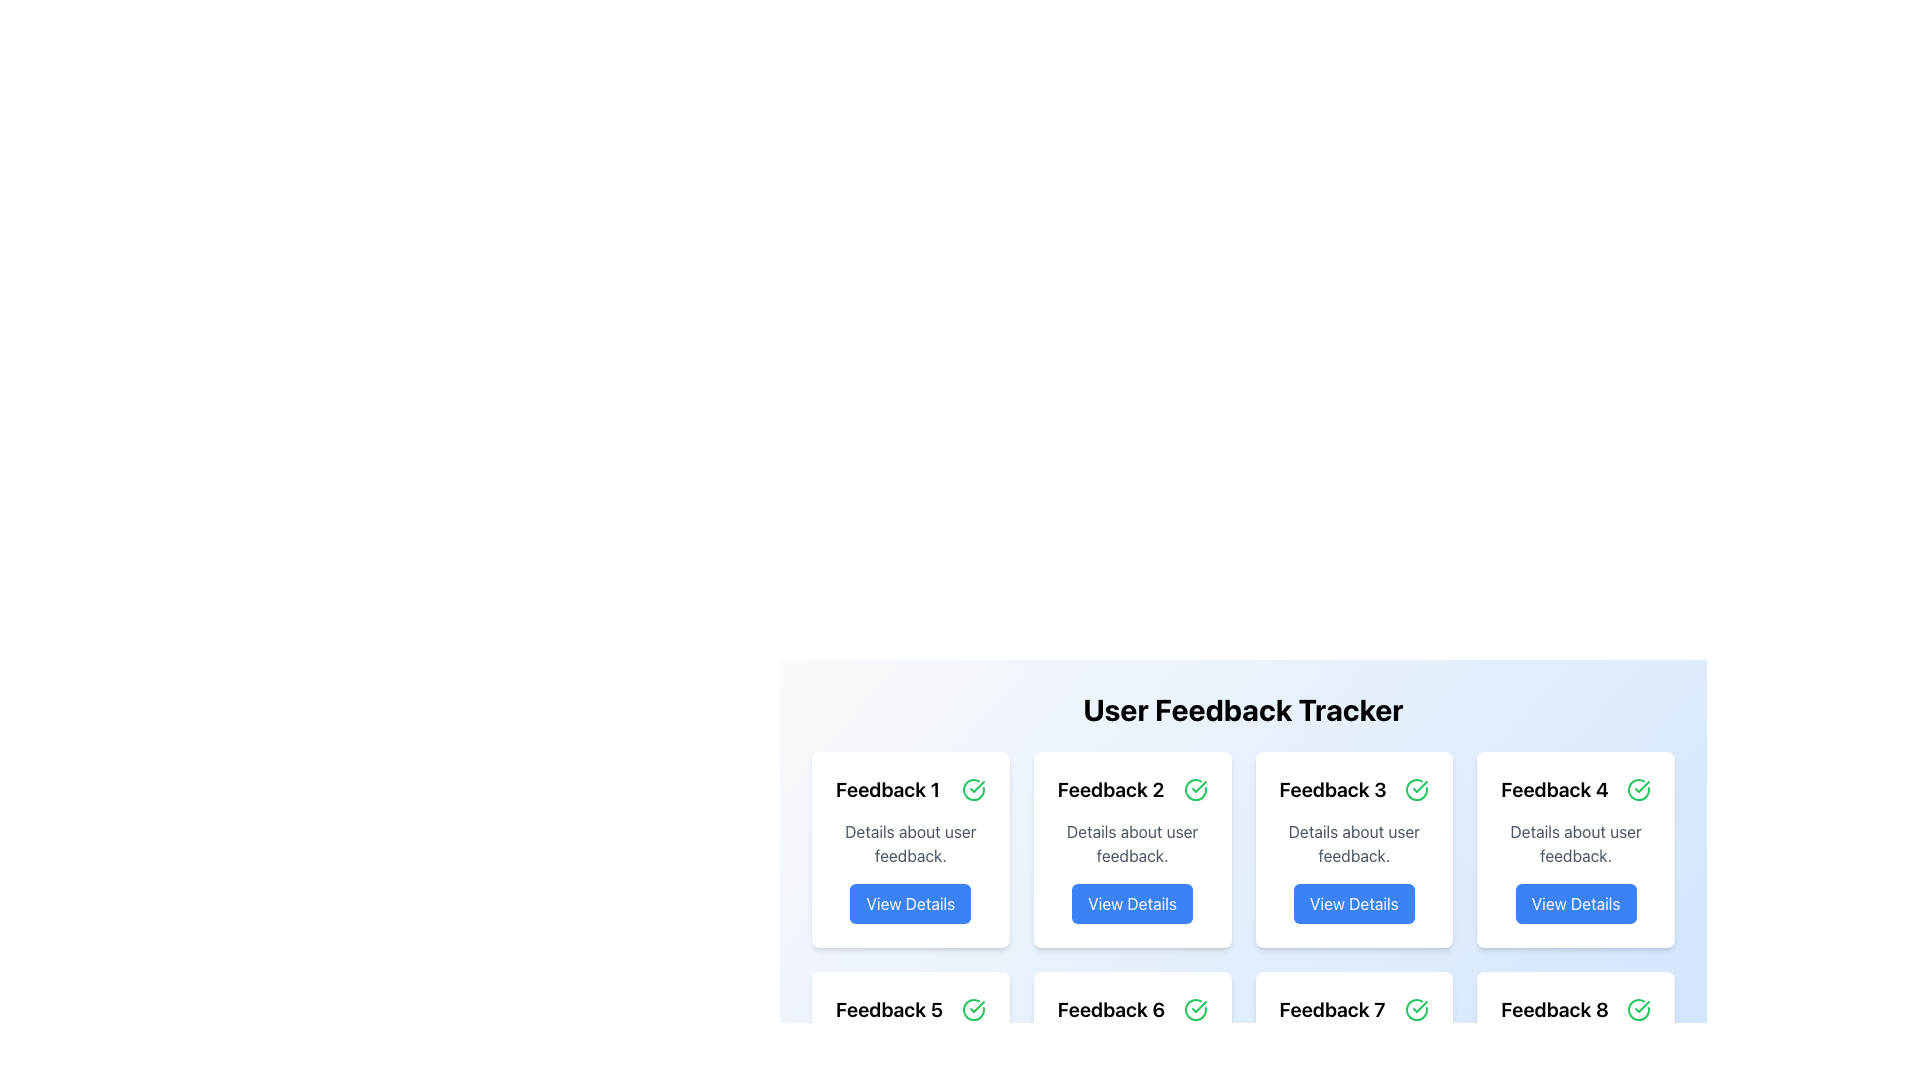 The image size is (1920, 1080). What do you see at coordinates (1199, 785) in the screenshot?
I see `the green checkmark icon enclosed within a circle outline, located on the top-right side of the second feedback card in the first row of the feedback grid` at bounding box center [1199, 785].